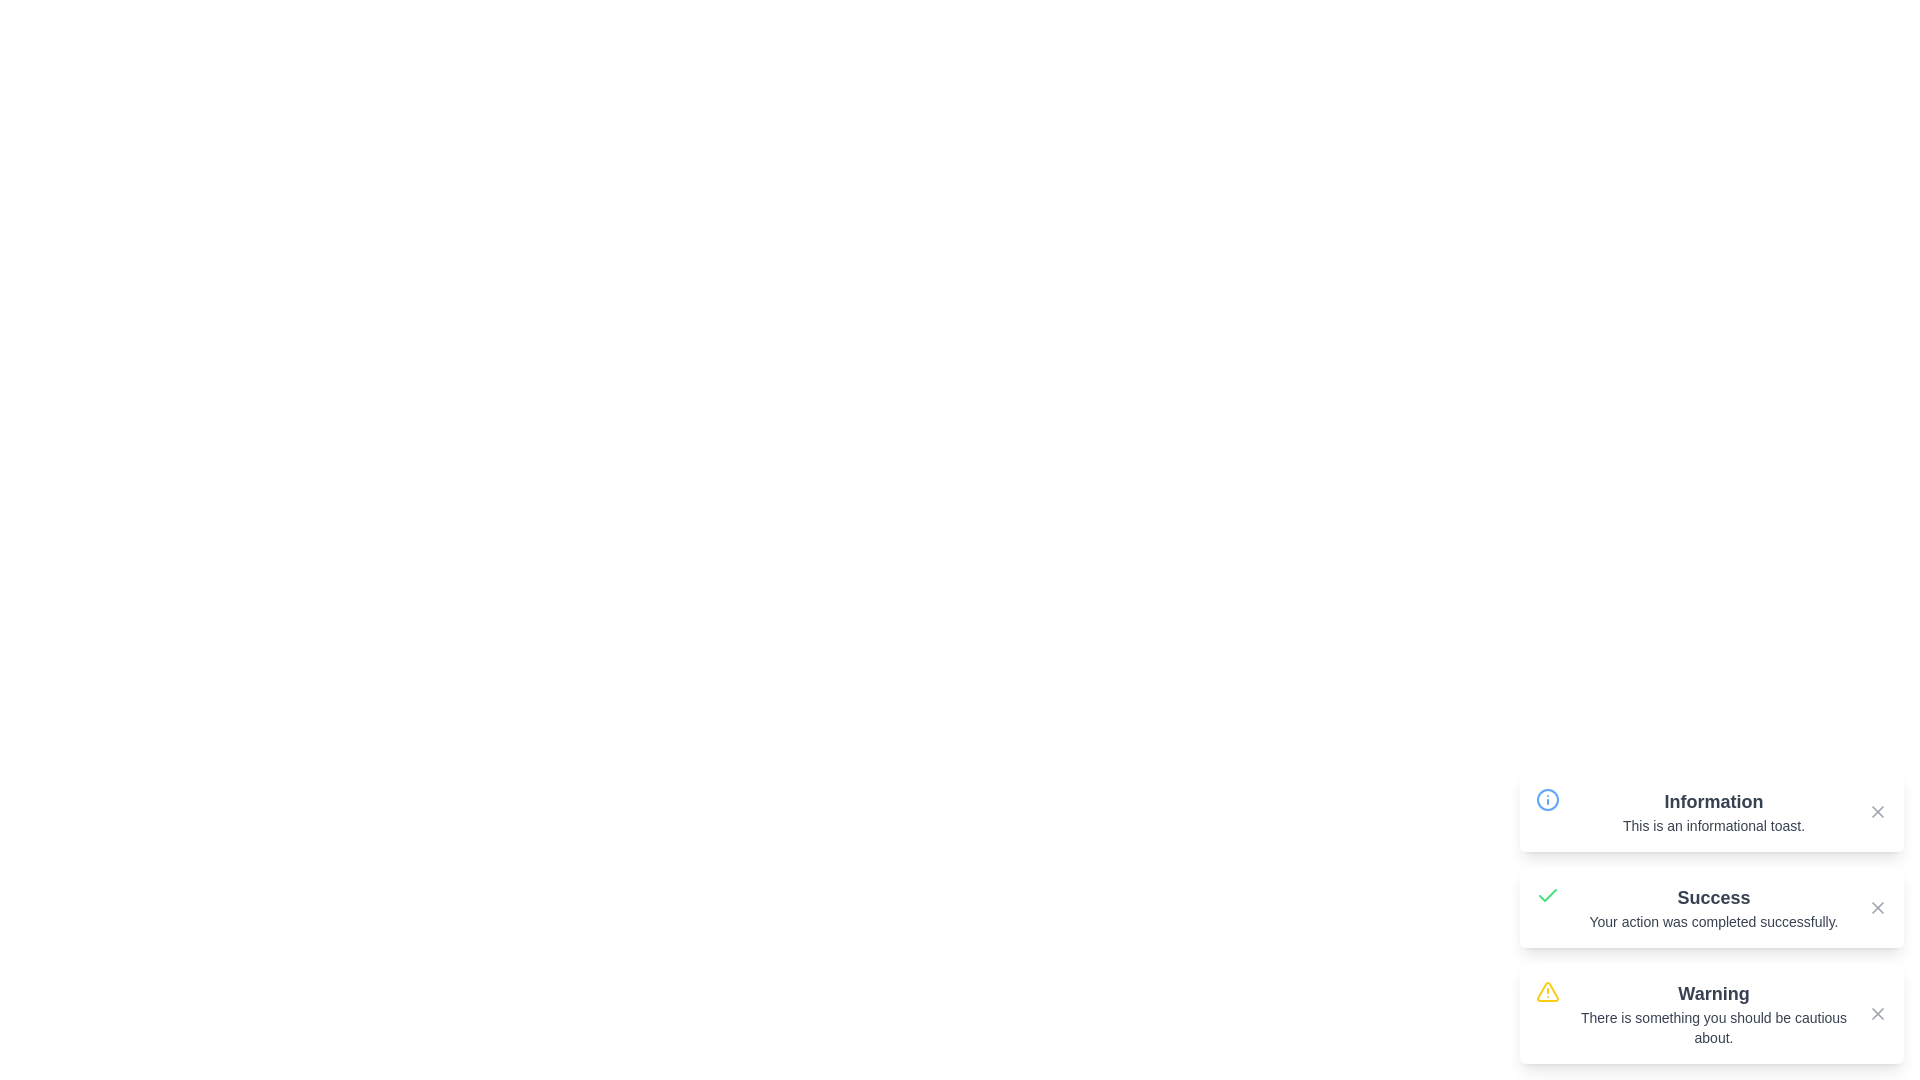 This screenshot has width=1920, height=1080. What do you see at coordinates (1712, 1014) in the screenshot?
I see `warning message displayed in the text block located in the warning card, positioned to the right of the caution icon` at bounding box center [1712, 1014].